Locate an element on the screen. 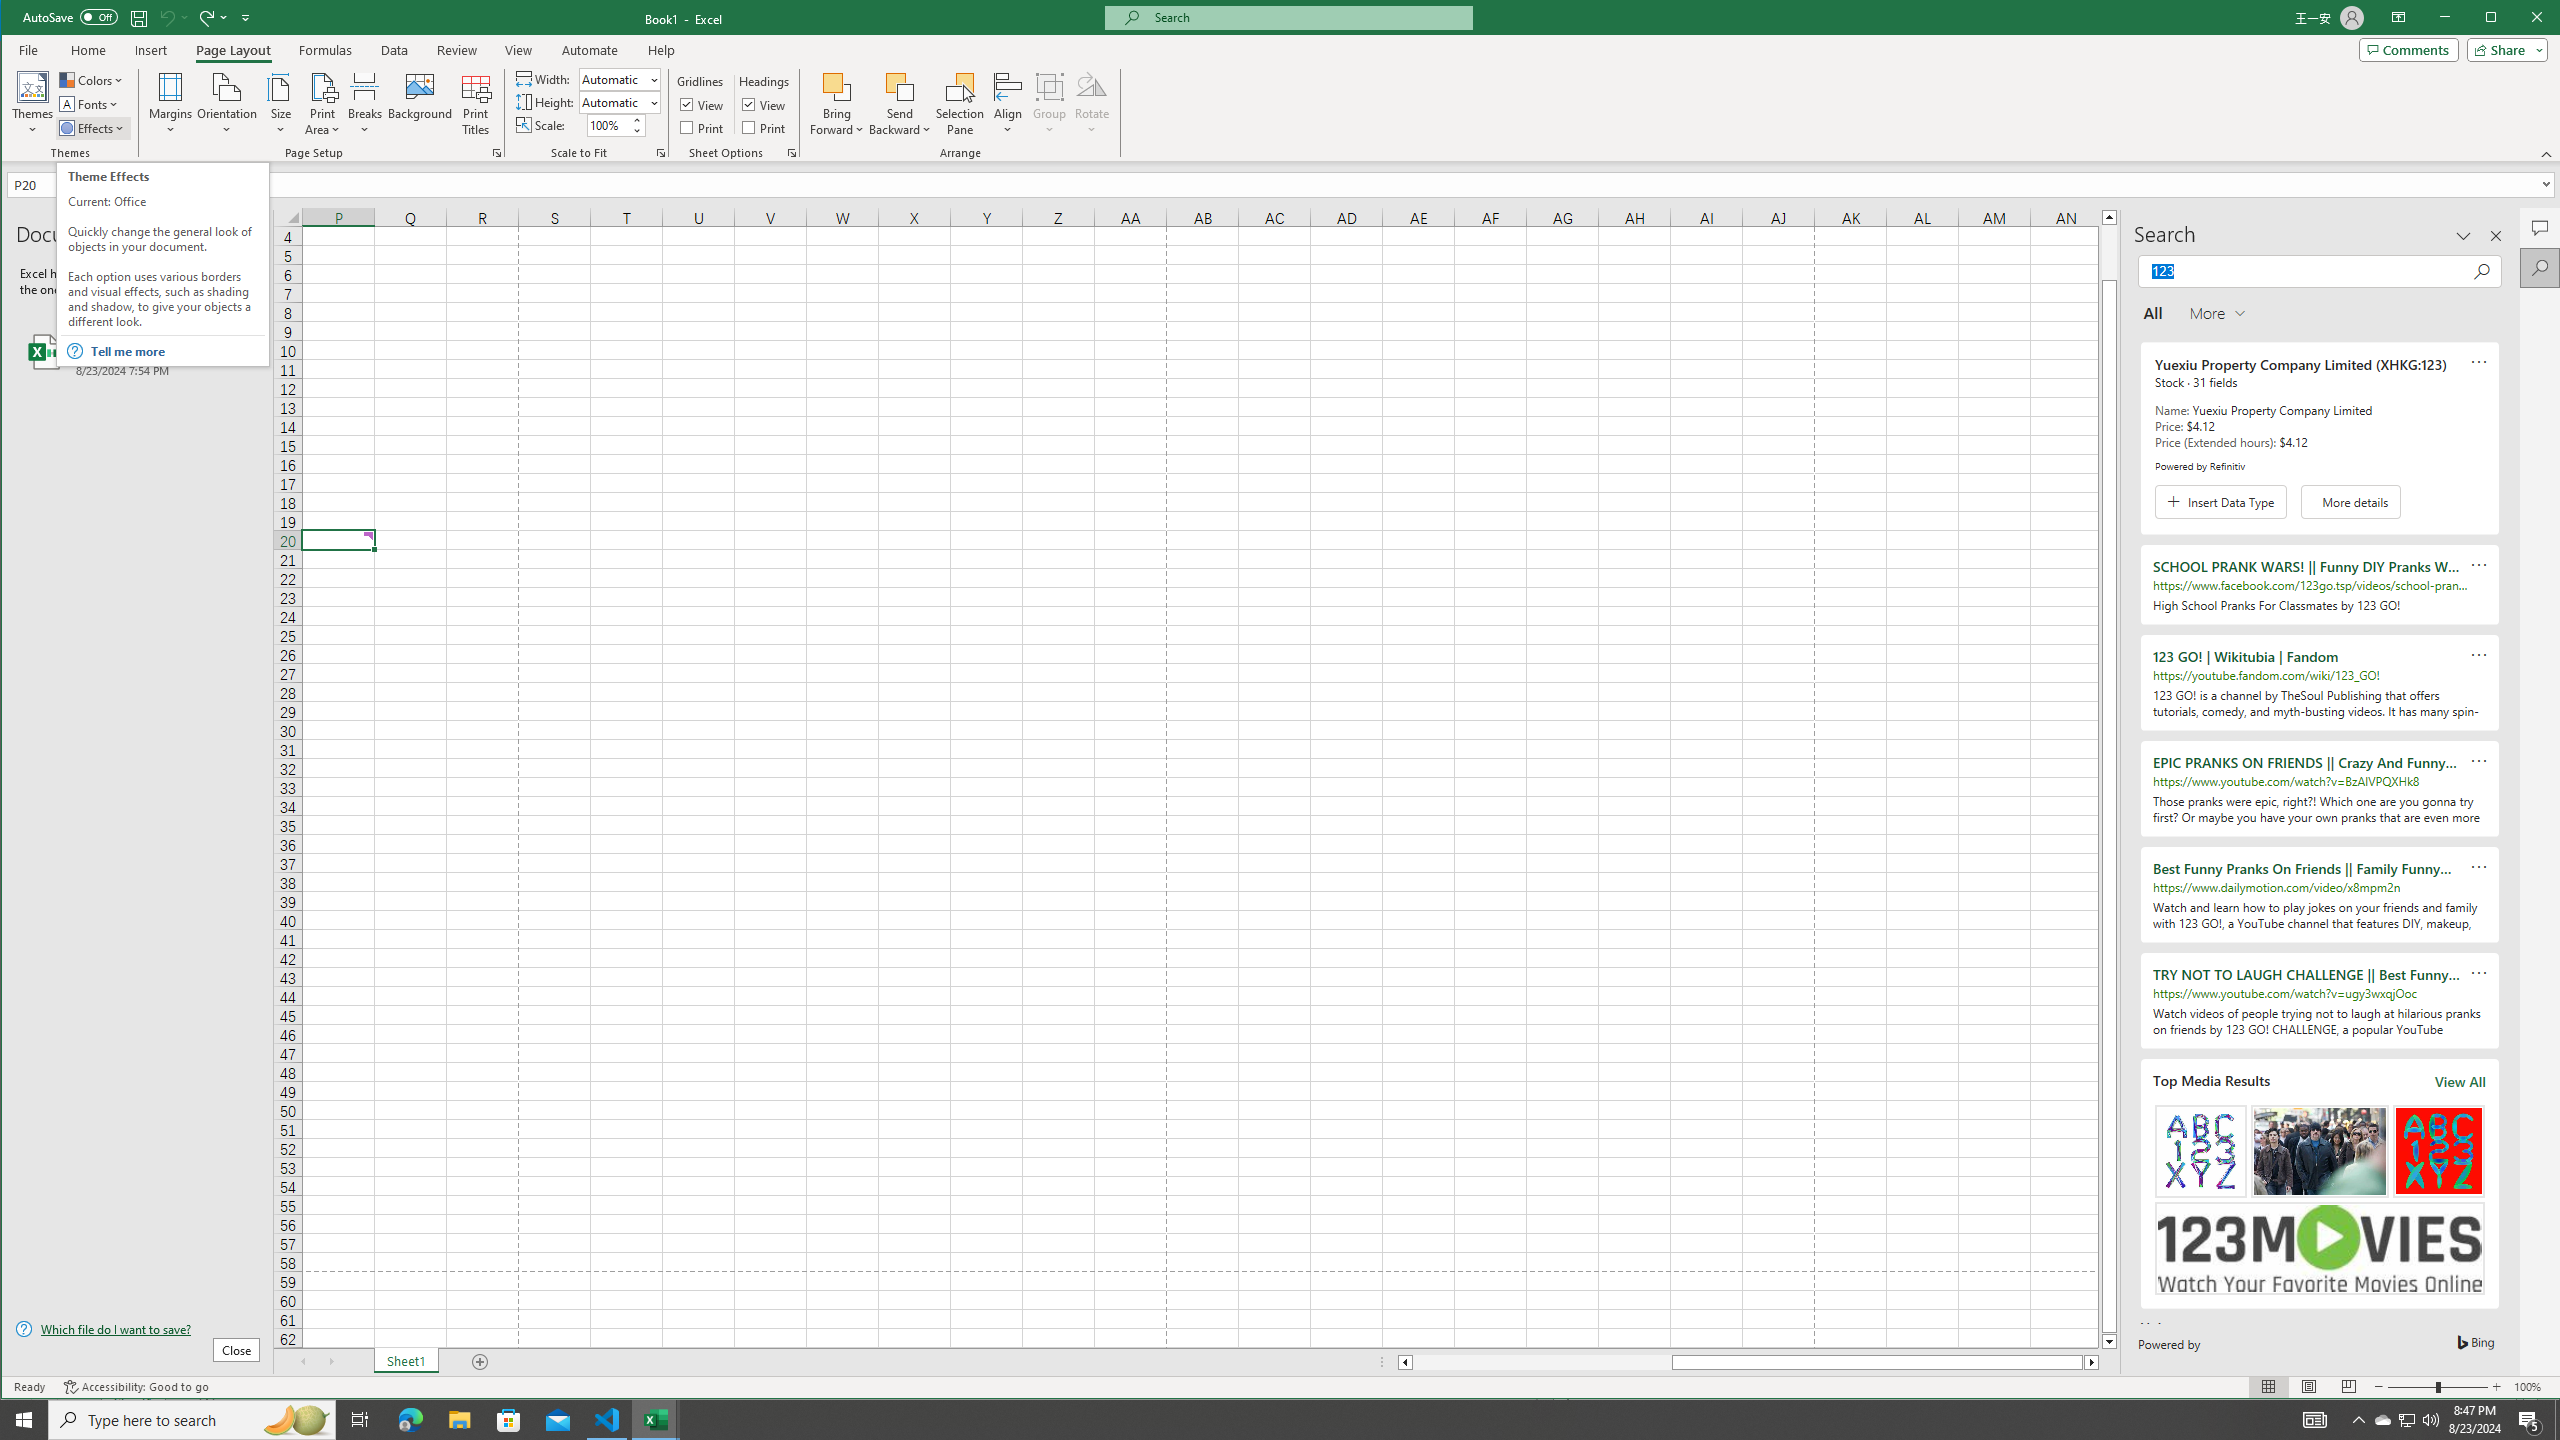 This screenshot has width=2560, height=1440. 'Send Backward' is located at coordinates (900, 103).